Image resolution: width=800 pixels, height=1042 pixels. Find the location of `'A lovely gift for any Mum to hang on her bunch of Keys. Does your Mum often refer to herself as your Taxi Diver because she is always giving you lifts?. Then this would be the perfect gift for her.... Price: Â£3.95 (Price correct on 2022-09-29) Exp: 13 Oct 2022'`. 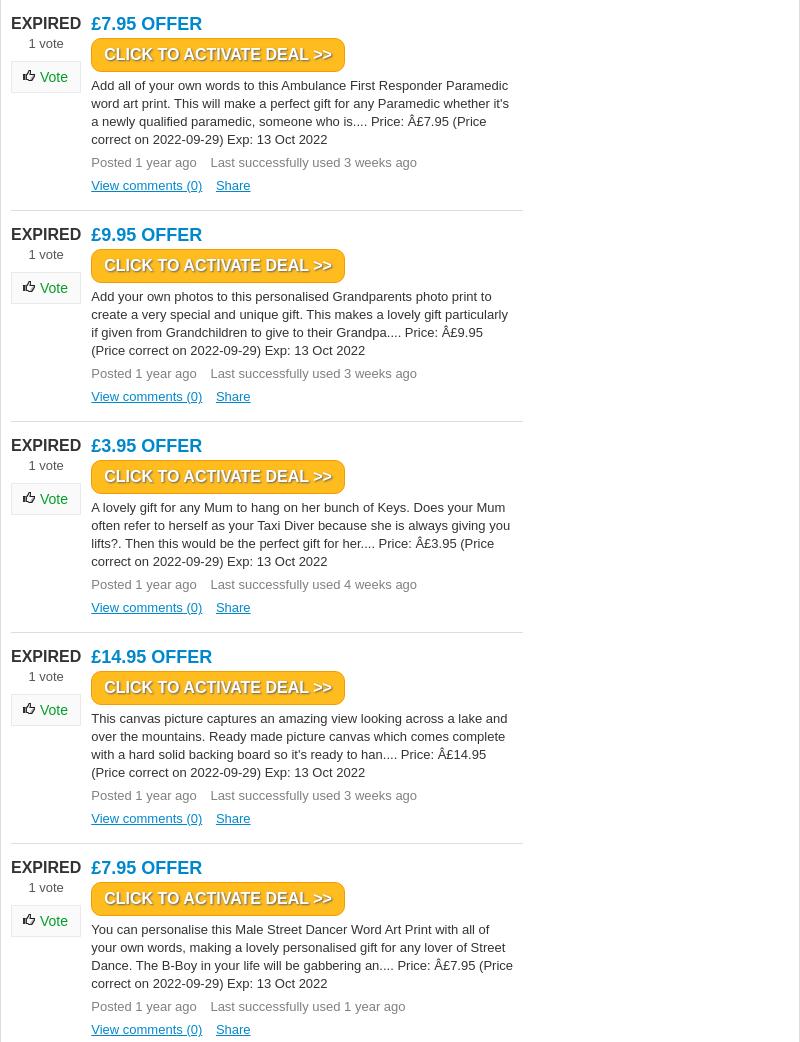

'A lovely gift for any Mum to hang on her bunch of Keys. Does your Mum often refer to herself as your Taxi Diver because she is always giving you lifts?. Then this would be the perfect gift for her.... Price: Â£3.95 (Price correct on 2022-09-29) Exp: 13 Oct 2022' is located at coordinates (300, 533).